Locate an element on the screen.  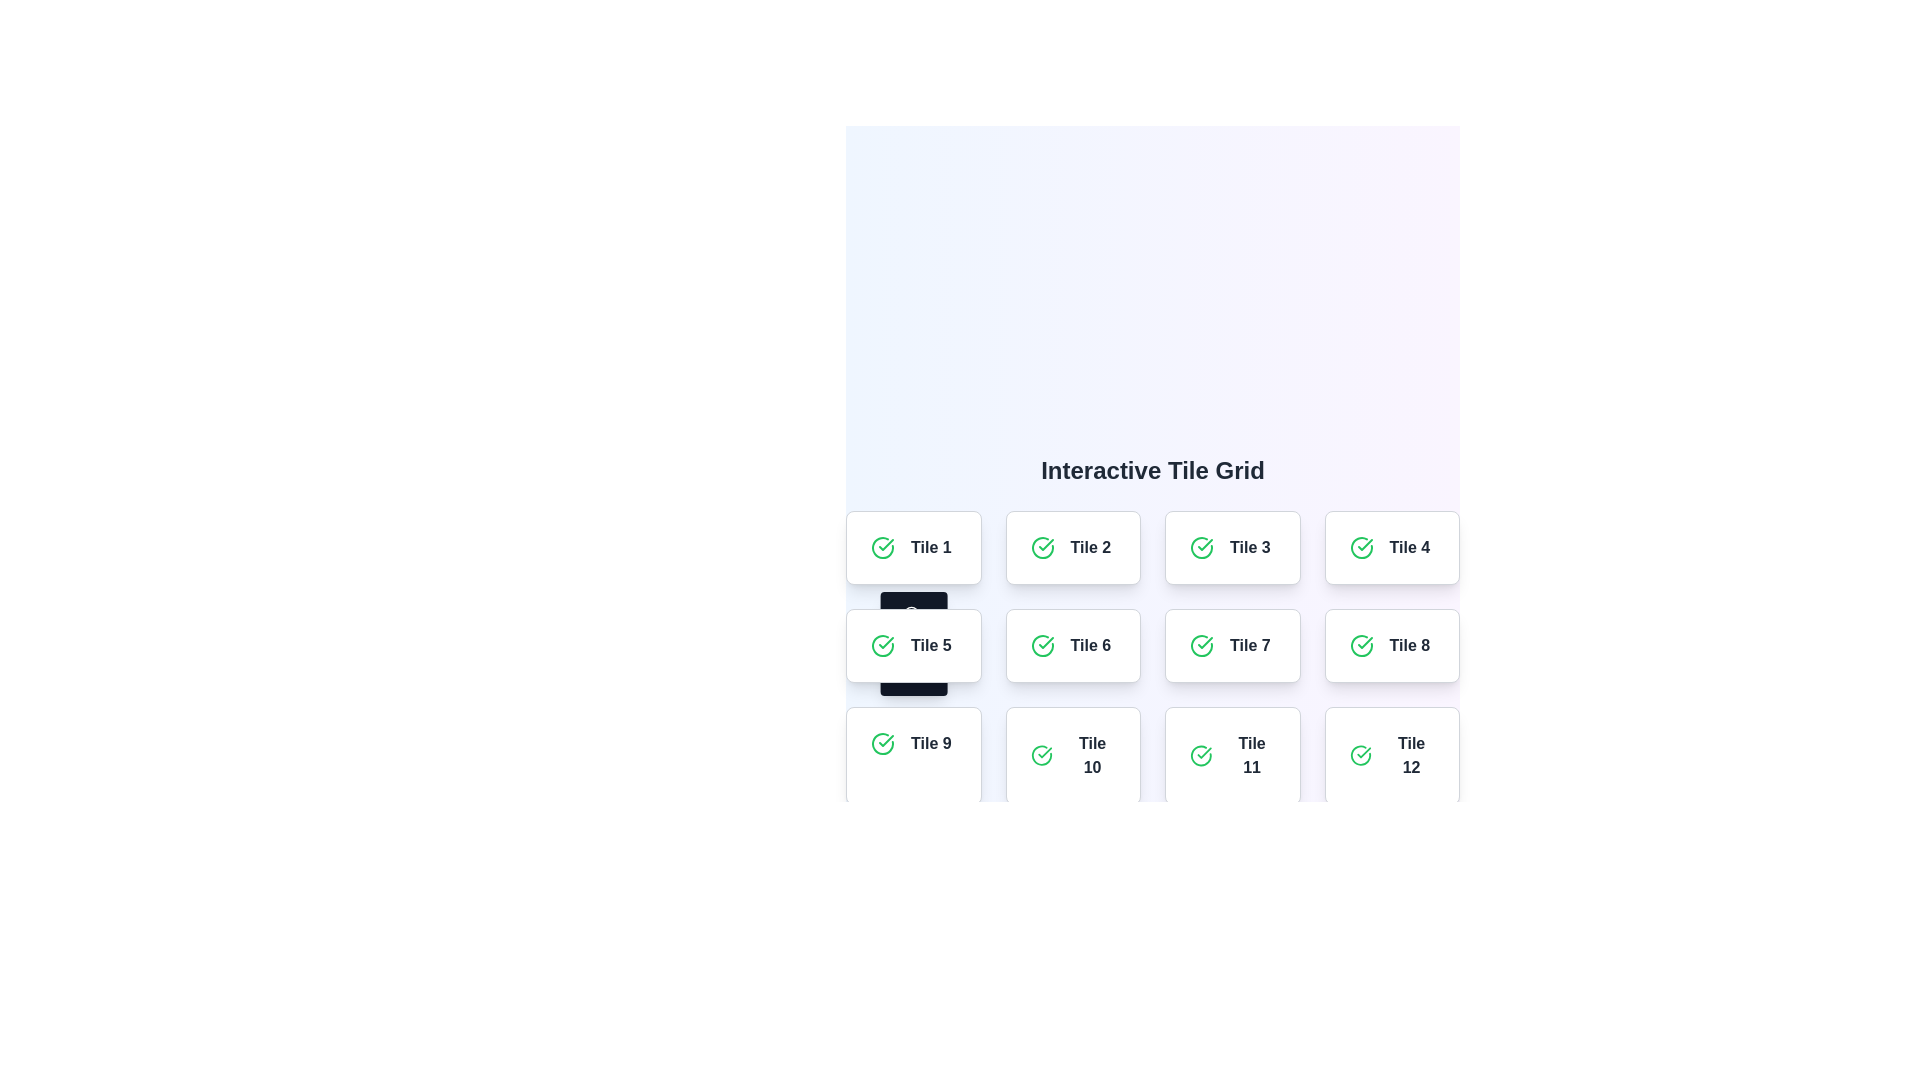
the status indicator icon for 'Tile 4', located to the left of its label in the top right section of the grid is located at coordinates (1360, 547).